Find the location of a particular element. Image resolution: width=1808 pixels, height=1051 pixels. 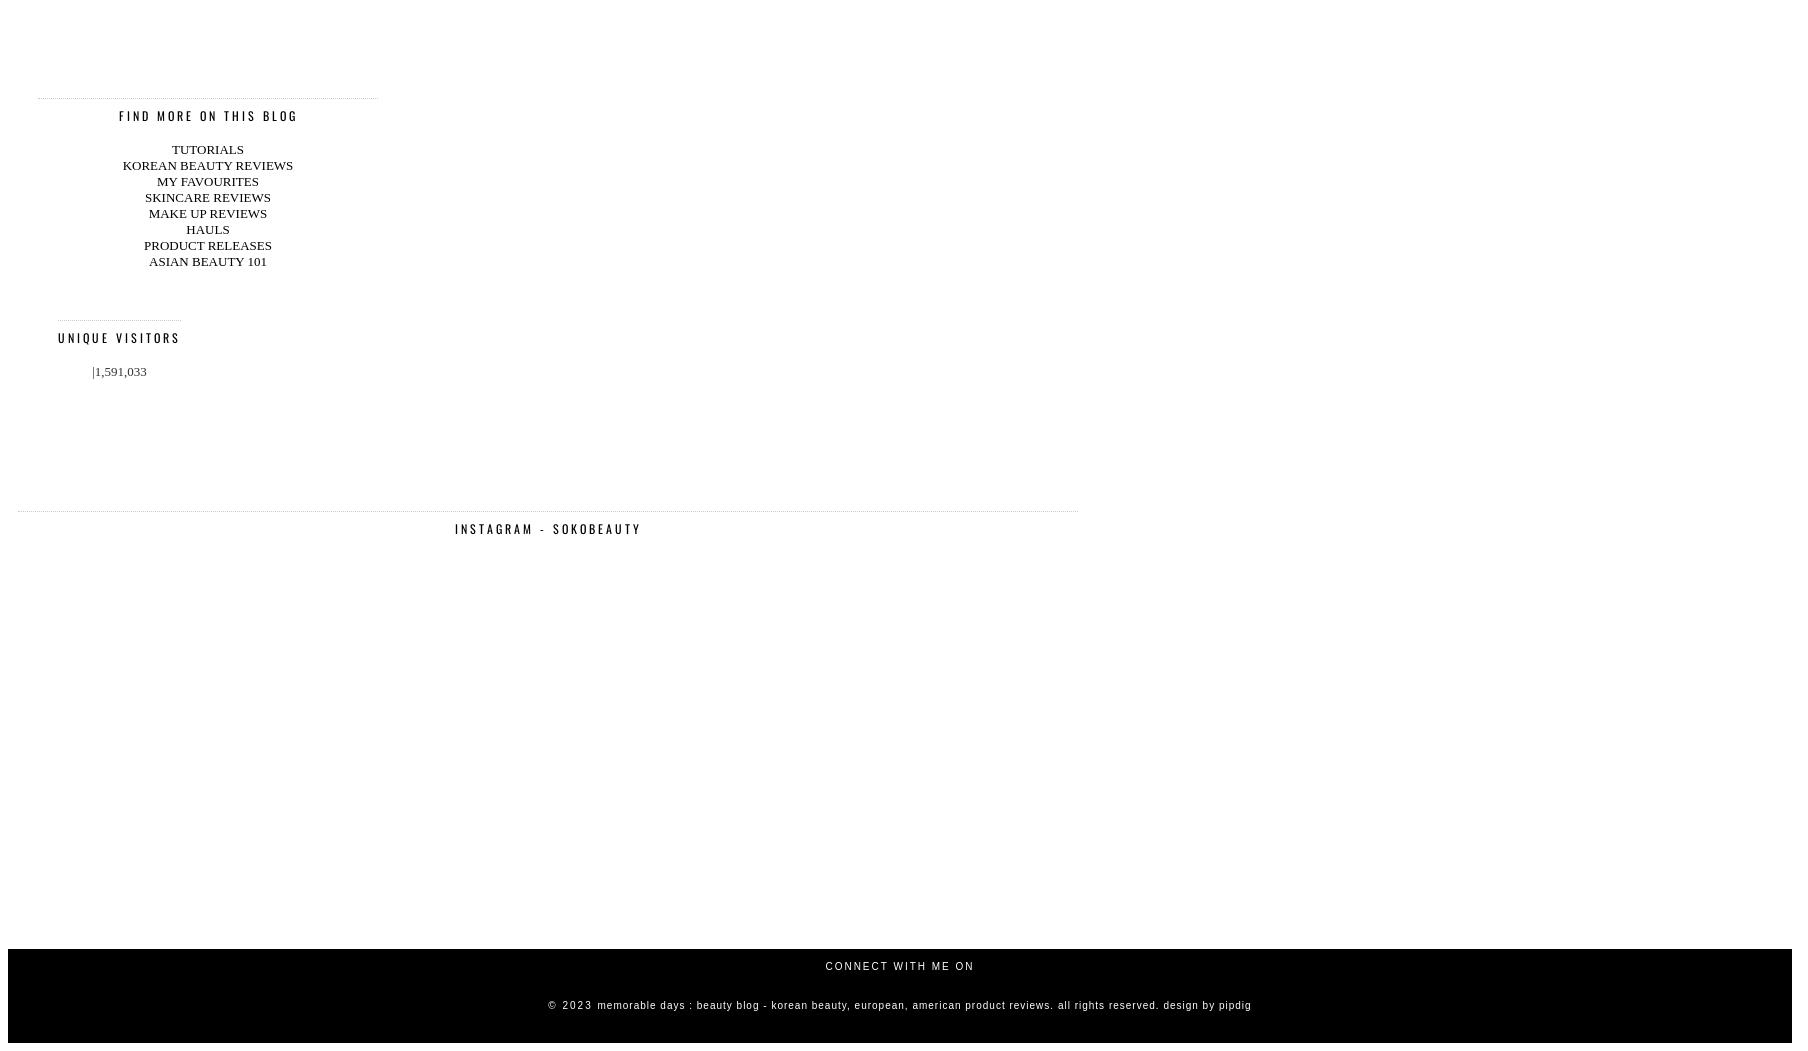

'Memorable Days : Beauty Blog - Korean Beauty, European, American Product Reviews. all rights reserved.' is located at coordinates (596, 767).